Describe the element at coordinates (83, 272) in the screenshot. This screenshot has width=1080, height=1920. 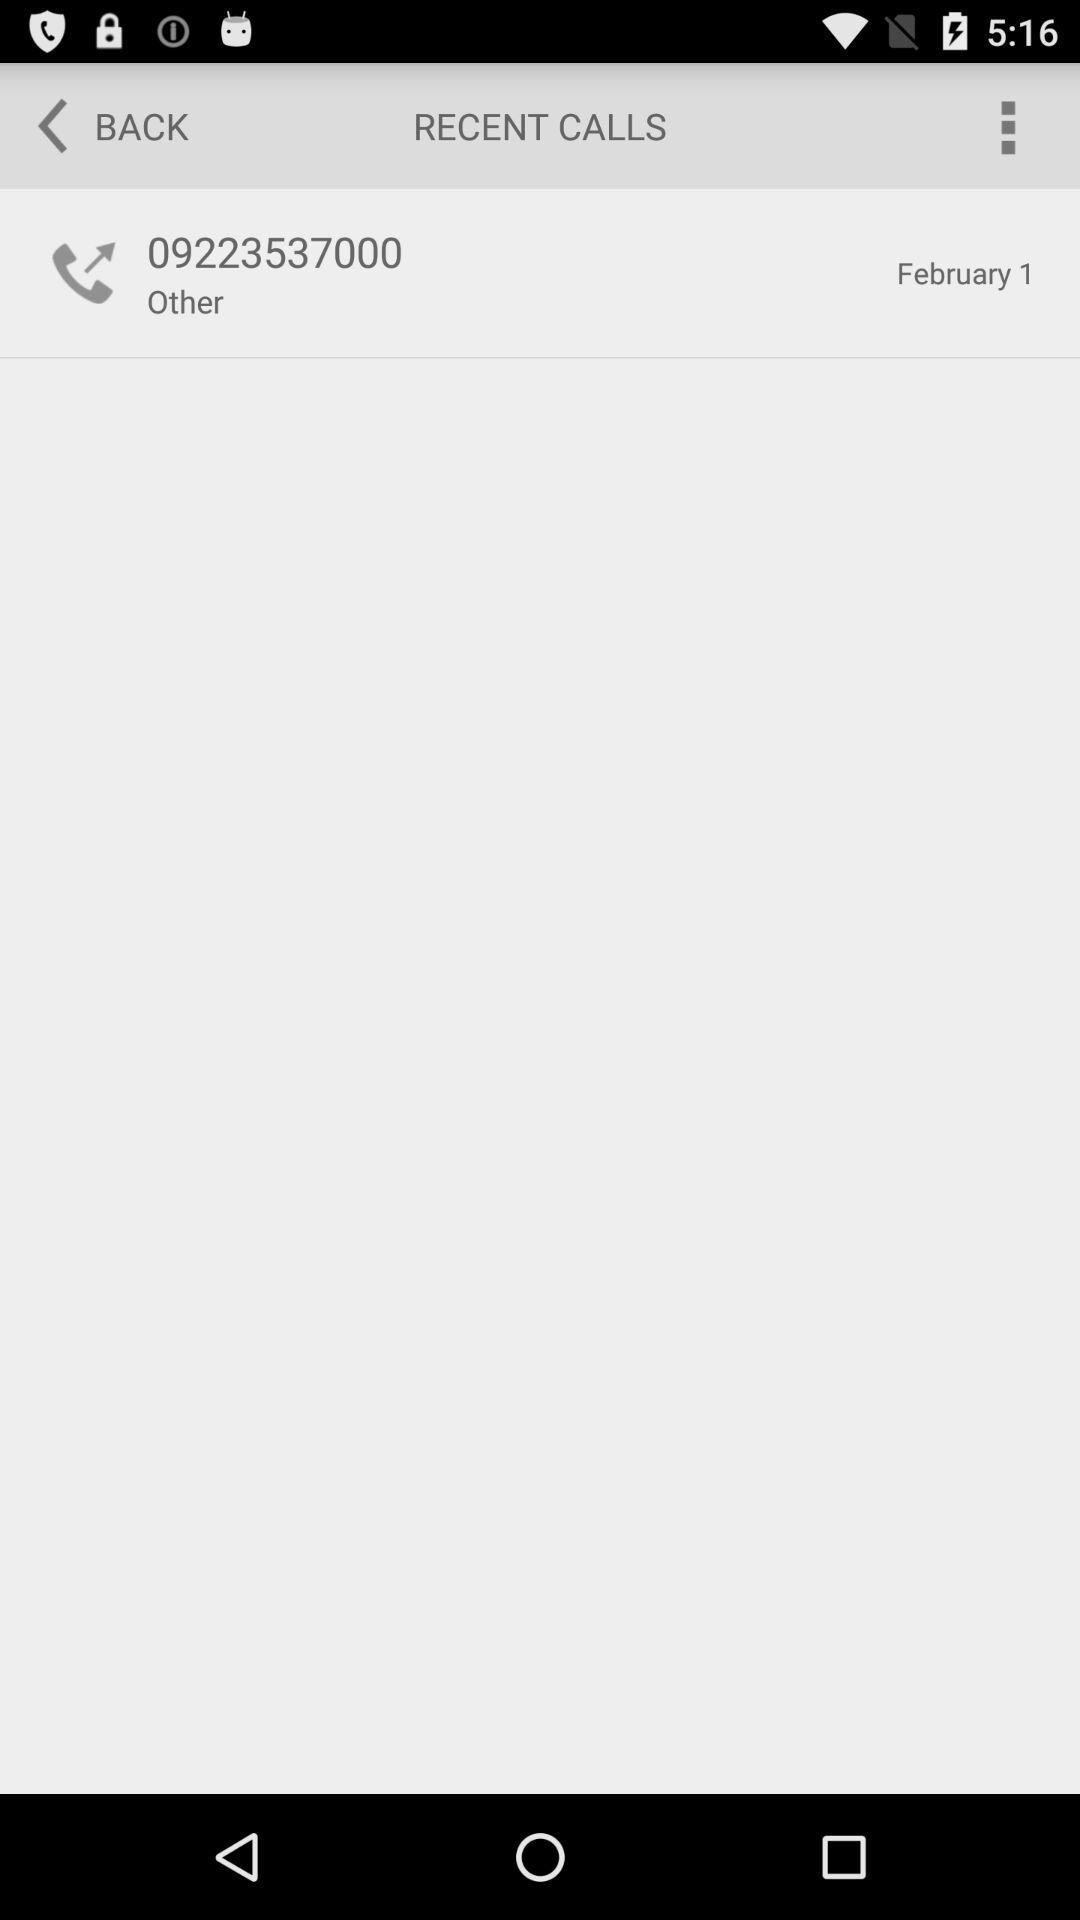
I see `the icon next to the 09223537000 app` at that location.